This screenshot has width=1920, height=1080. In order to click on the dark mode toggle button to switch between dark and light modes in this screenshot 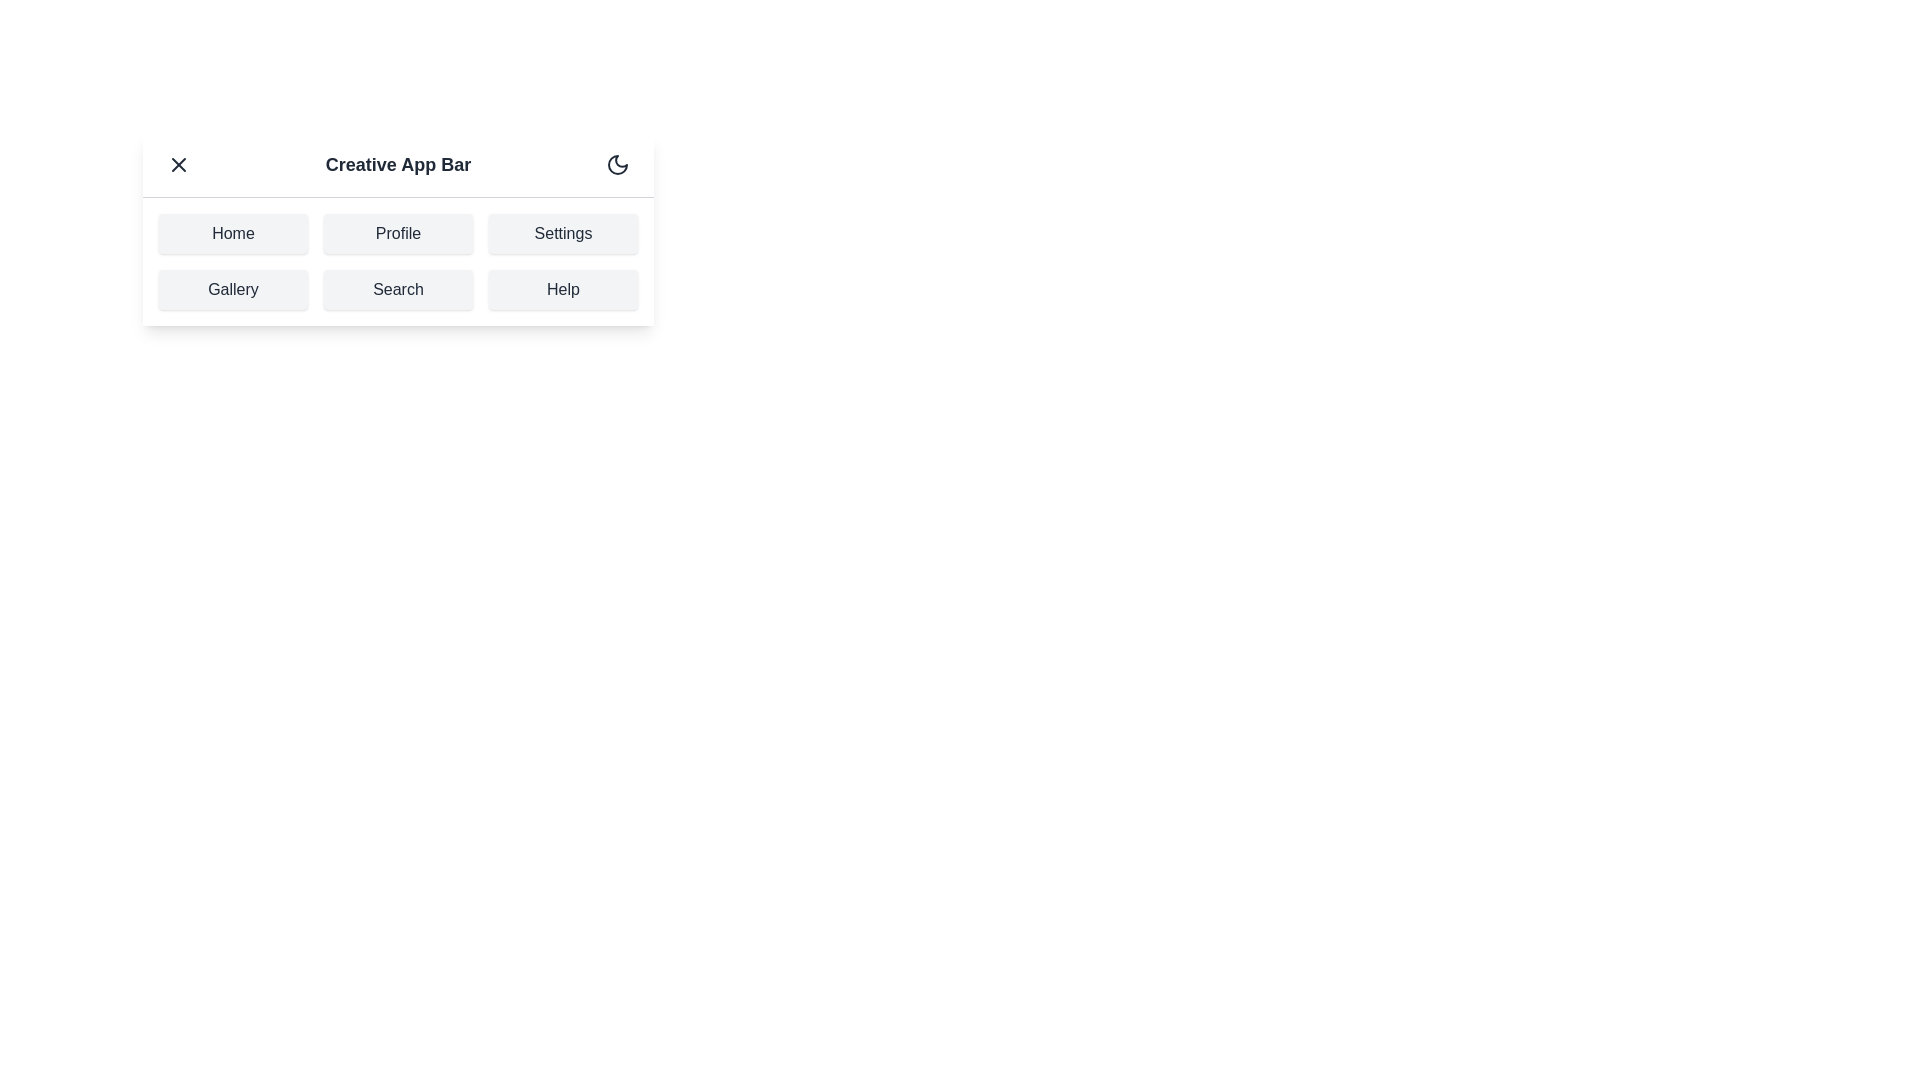, I will do `click(617, 164)`.